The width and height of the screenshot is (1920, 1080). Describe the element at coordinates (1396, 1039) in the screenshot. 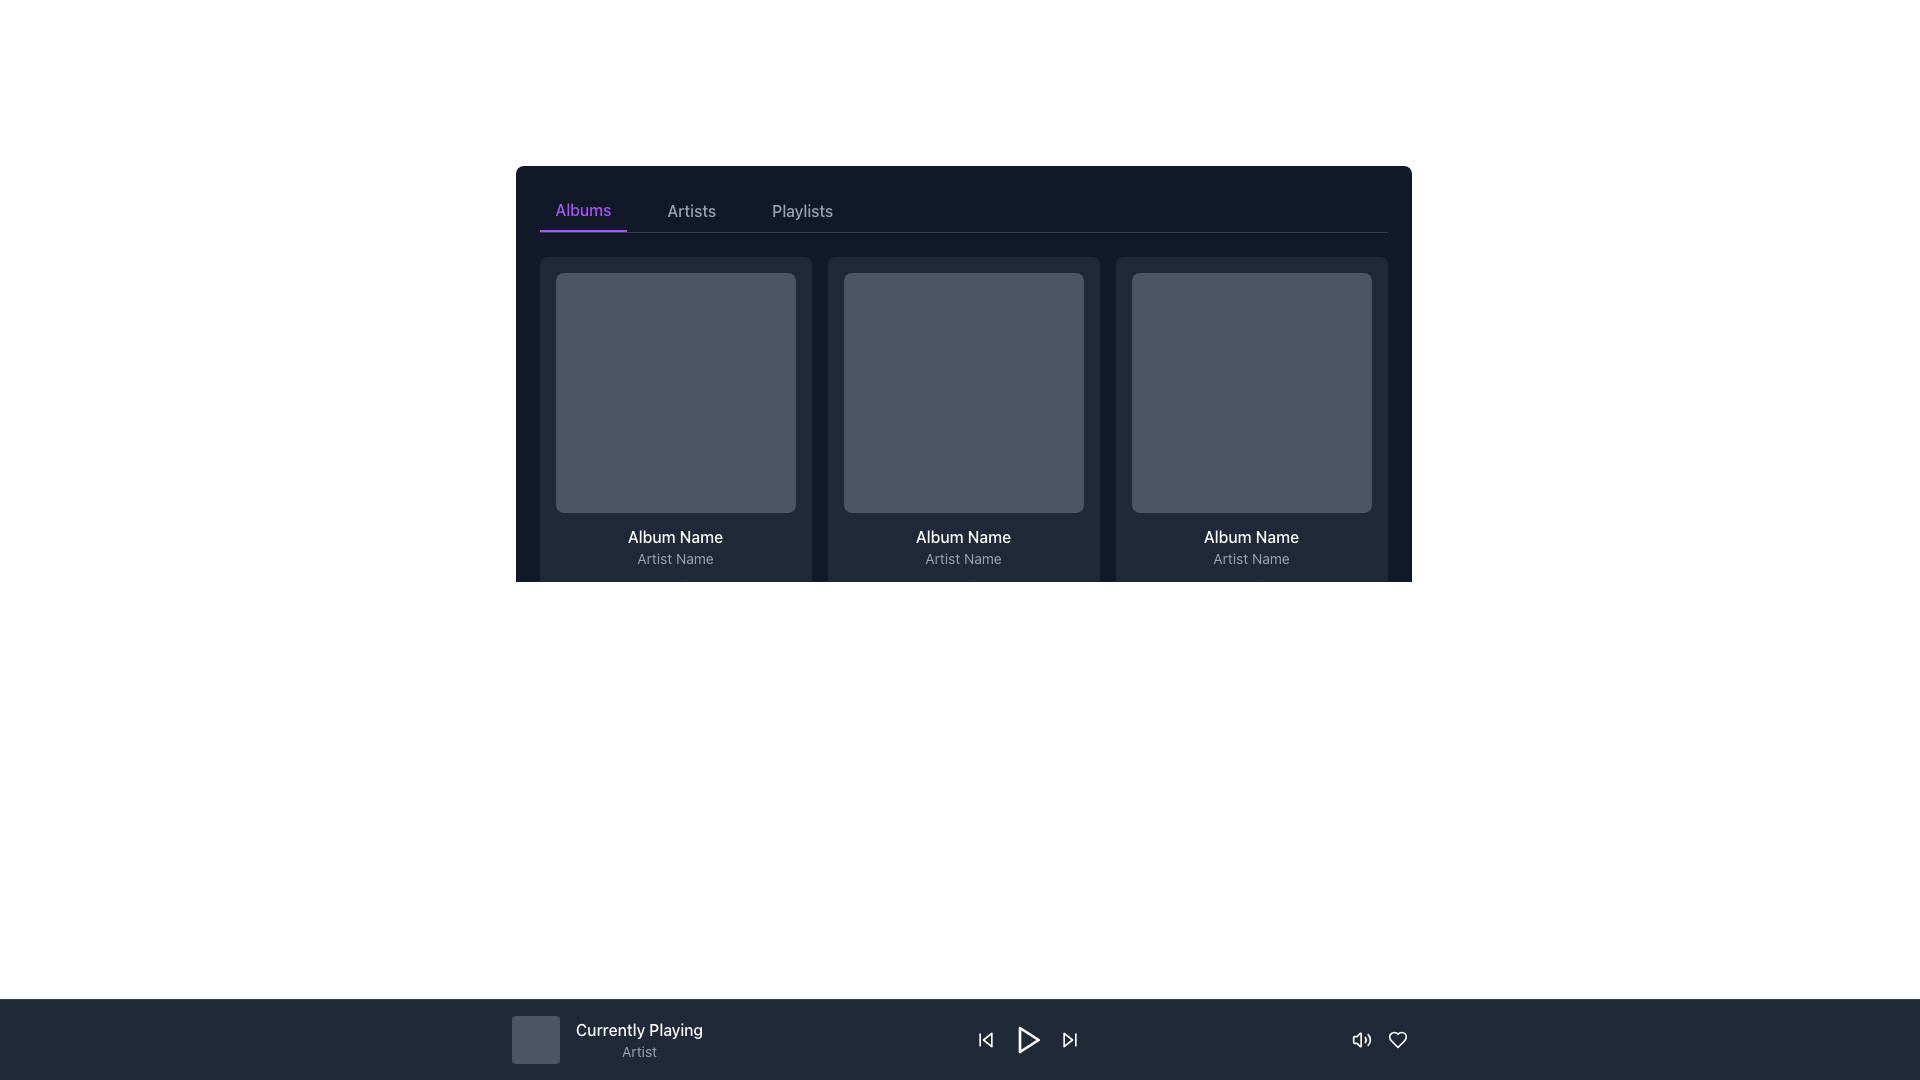

I see `the heart icon button located in the lower right section of the interface to mark it as a favorite` at that location.